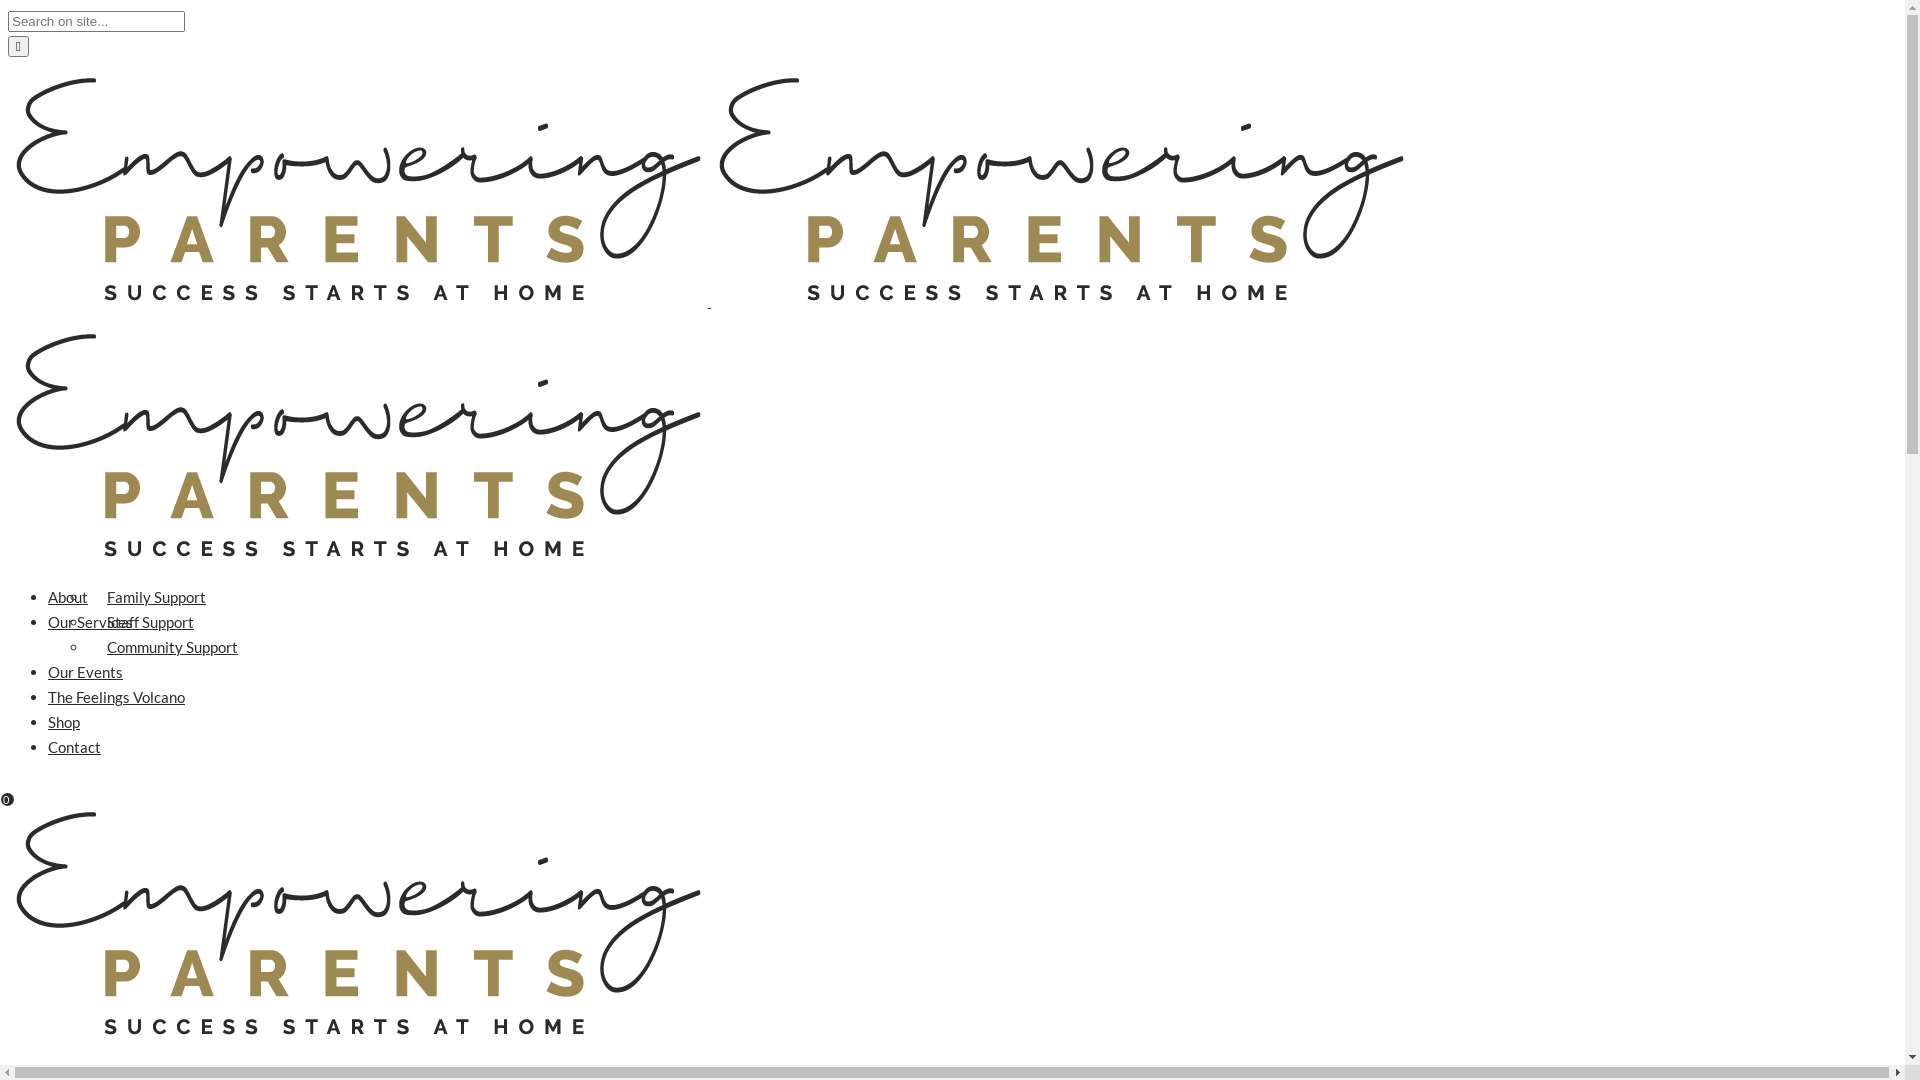  I want to click on 'Our Services', so click(48, 620).